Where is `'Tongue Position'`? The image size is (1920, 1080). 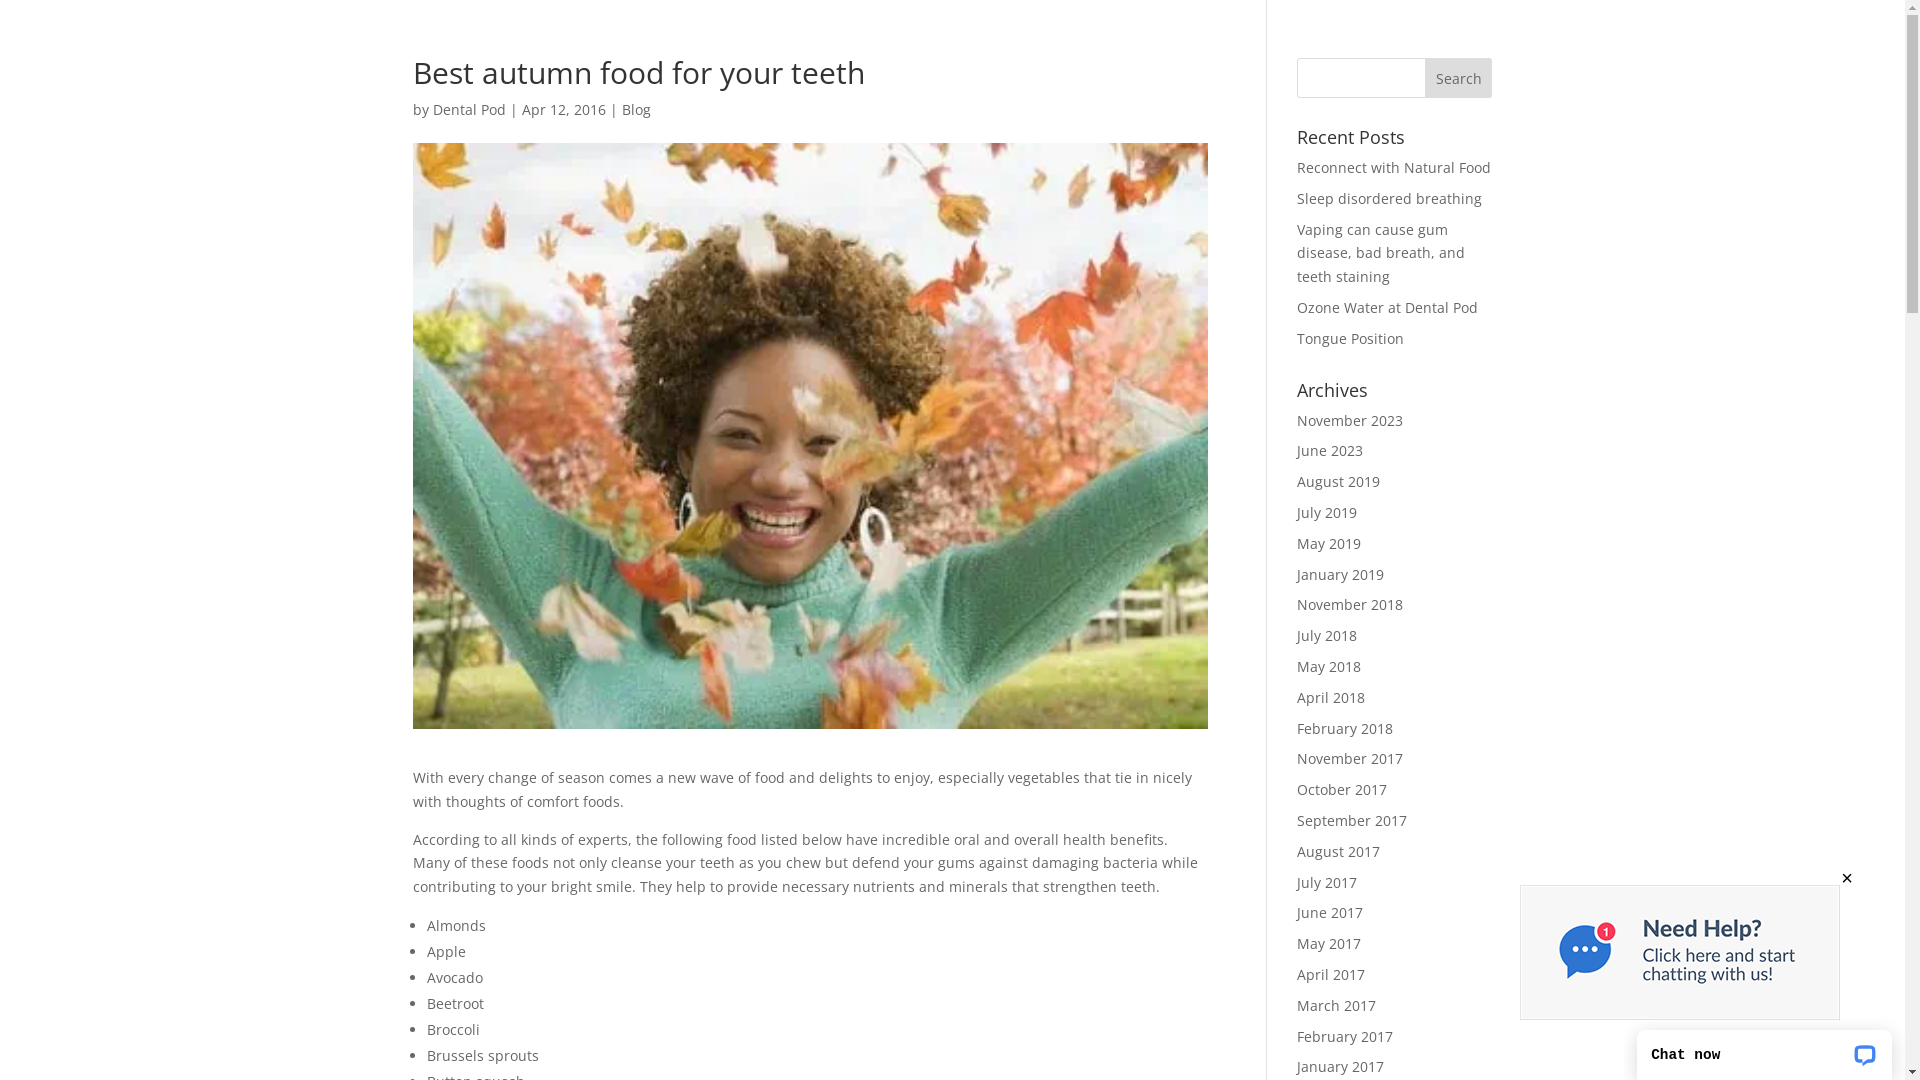
'Tongue Position' is located at coordinates (1350, 337).